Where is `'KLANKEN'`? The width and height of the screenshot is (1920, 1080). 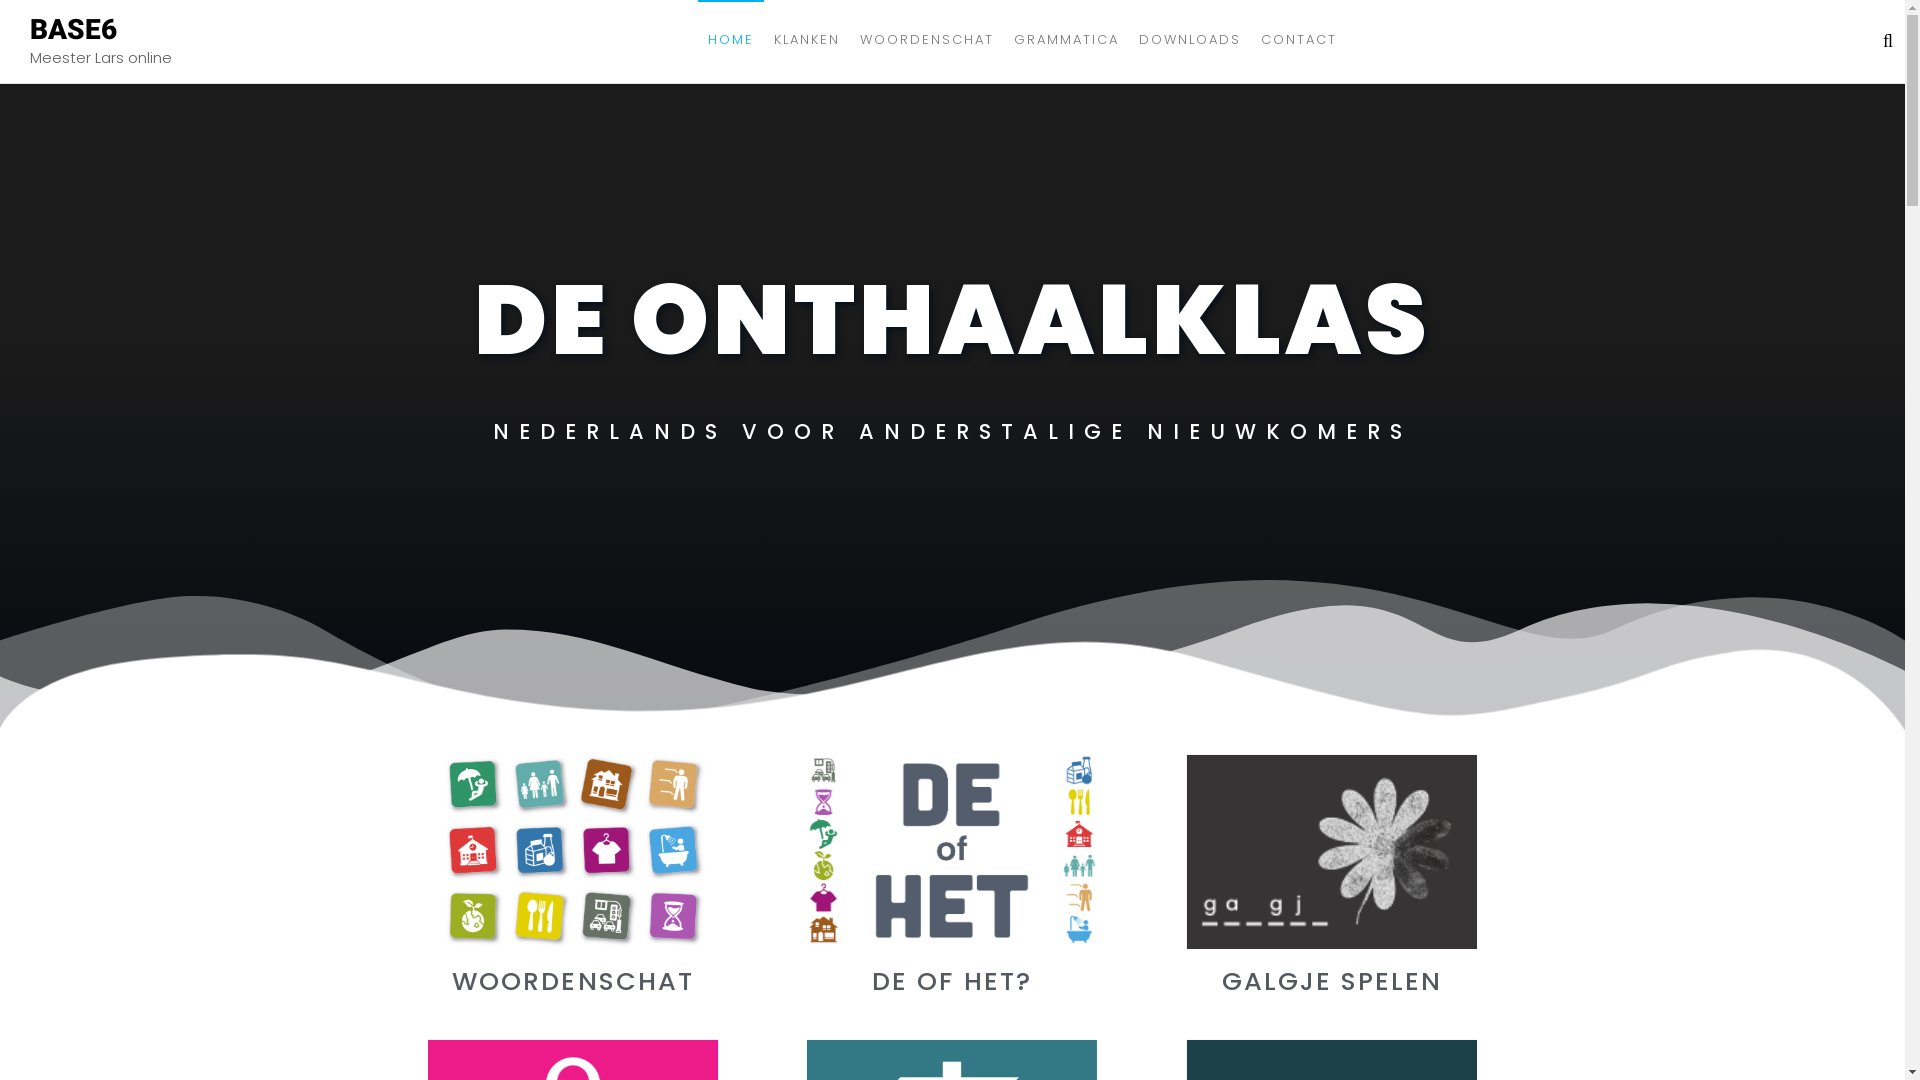 'KLANKEN' is located at coordinates (806, 39).